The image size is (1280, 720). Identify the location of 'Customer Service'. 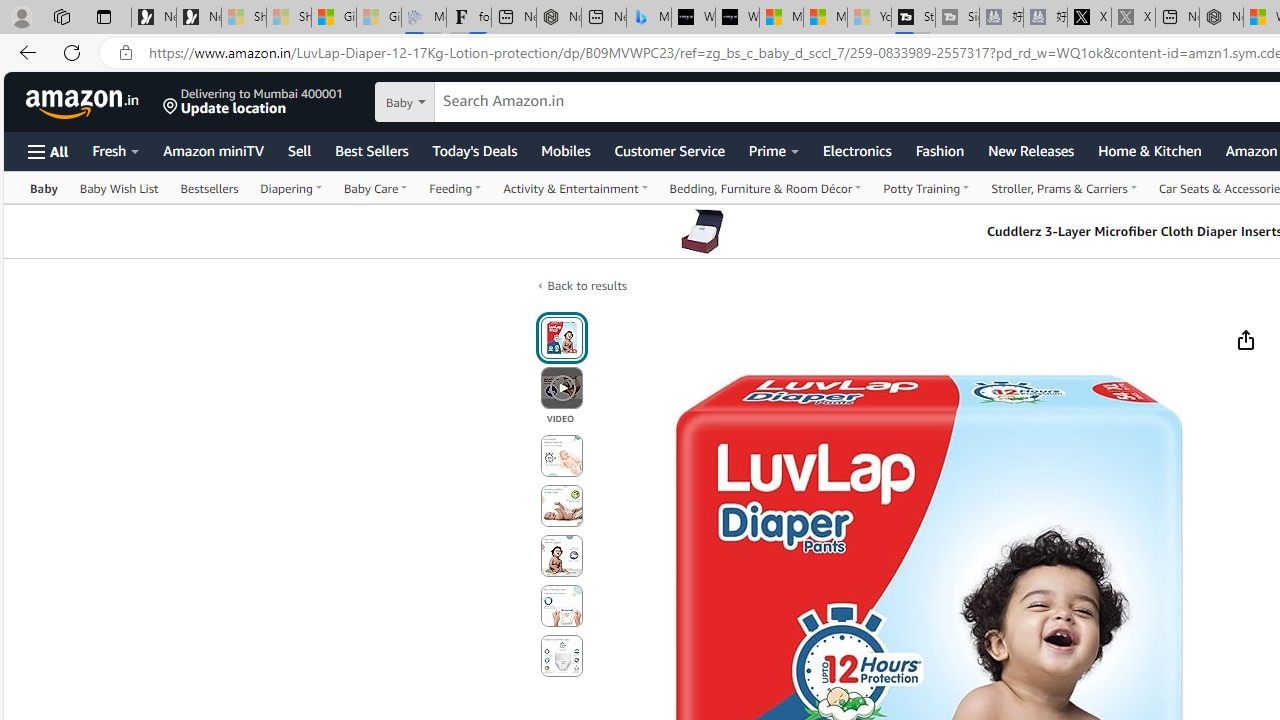
(669, 149).